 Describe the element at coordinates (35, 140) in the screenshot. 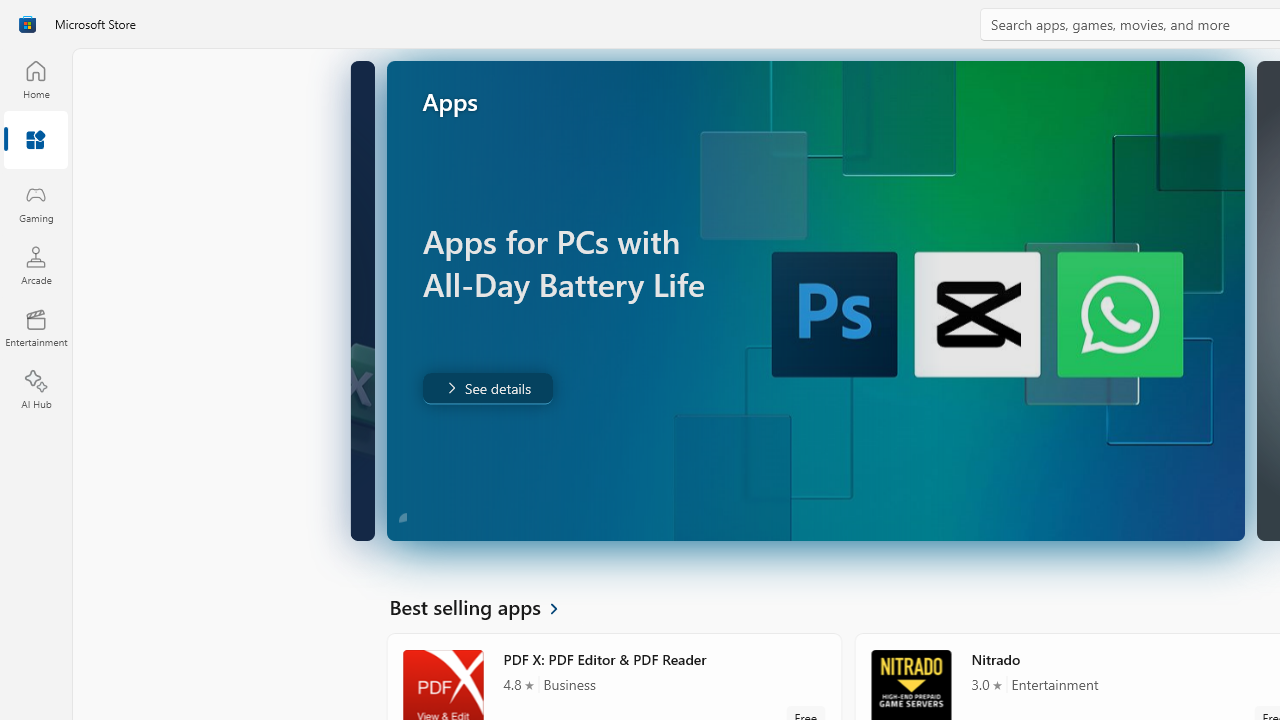

I see `'Apps'` at that location.